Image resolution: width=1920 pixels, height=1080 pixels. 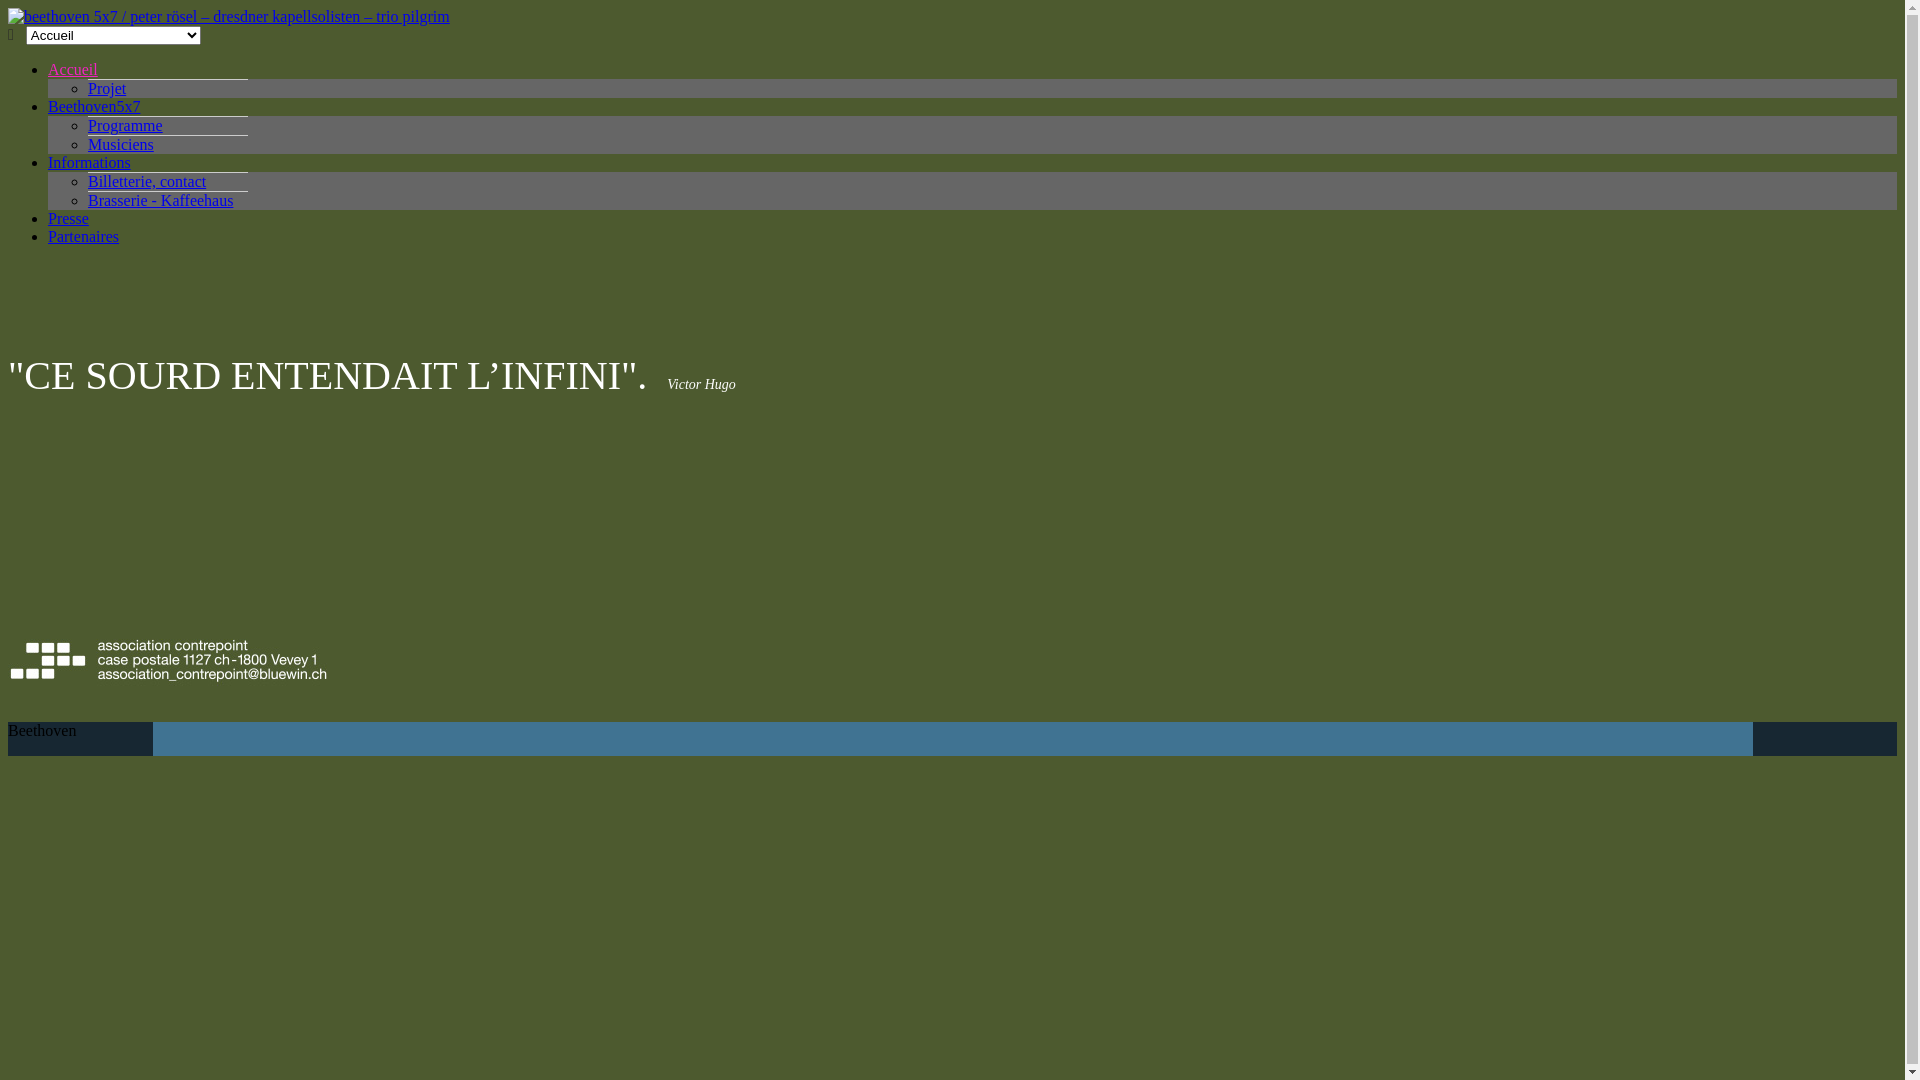 What do you see at coordinates (146, 181) in the screenshot?
I see `'Billetterie, contact'` at bounding box center [146, 181].